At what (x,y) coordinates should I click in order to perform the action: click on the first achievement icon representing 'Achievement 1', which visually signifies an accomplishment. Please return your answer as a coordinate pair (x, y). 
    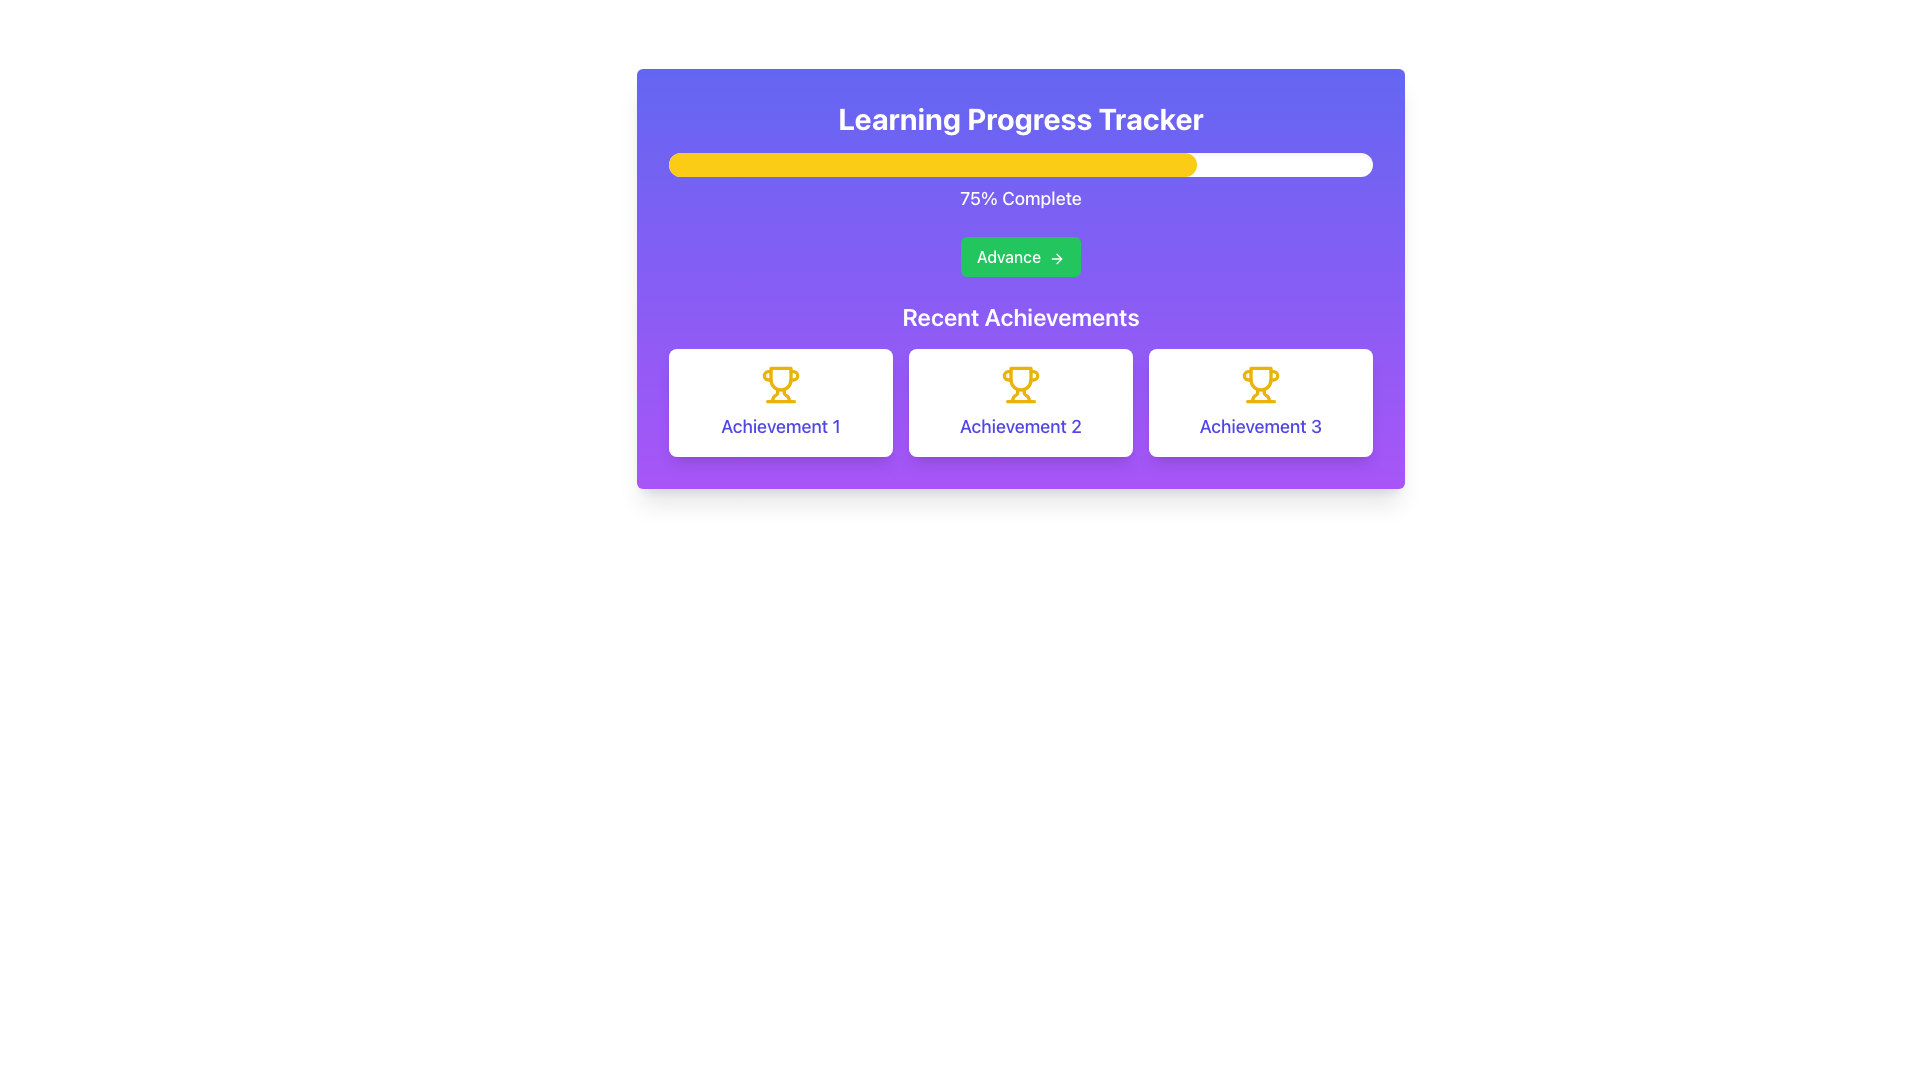
    Looking at the image, I should click on (780, 385).